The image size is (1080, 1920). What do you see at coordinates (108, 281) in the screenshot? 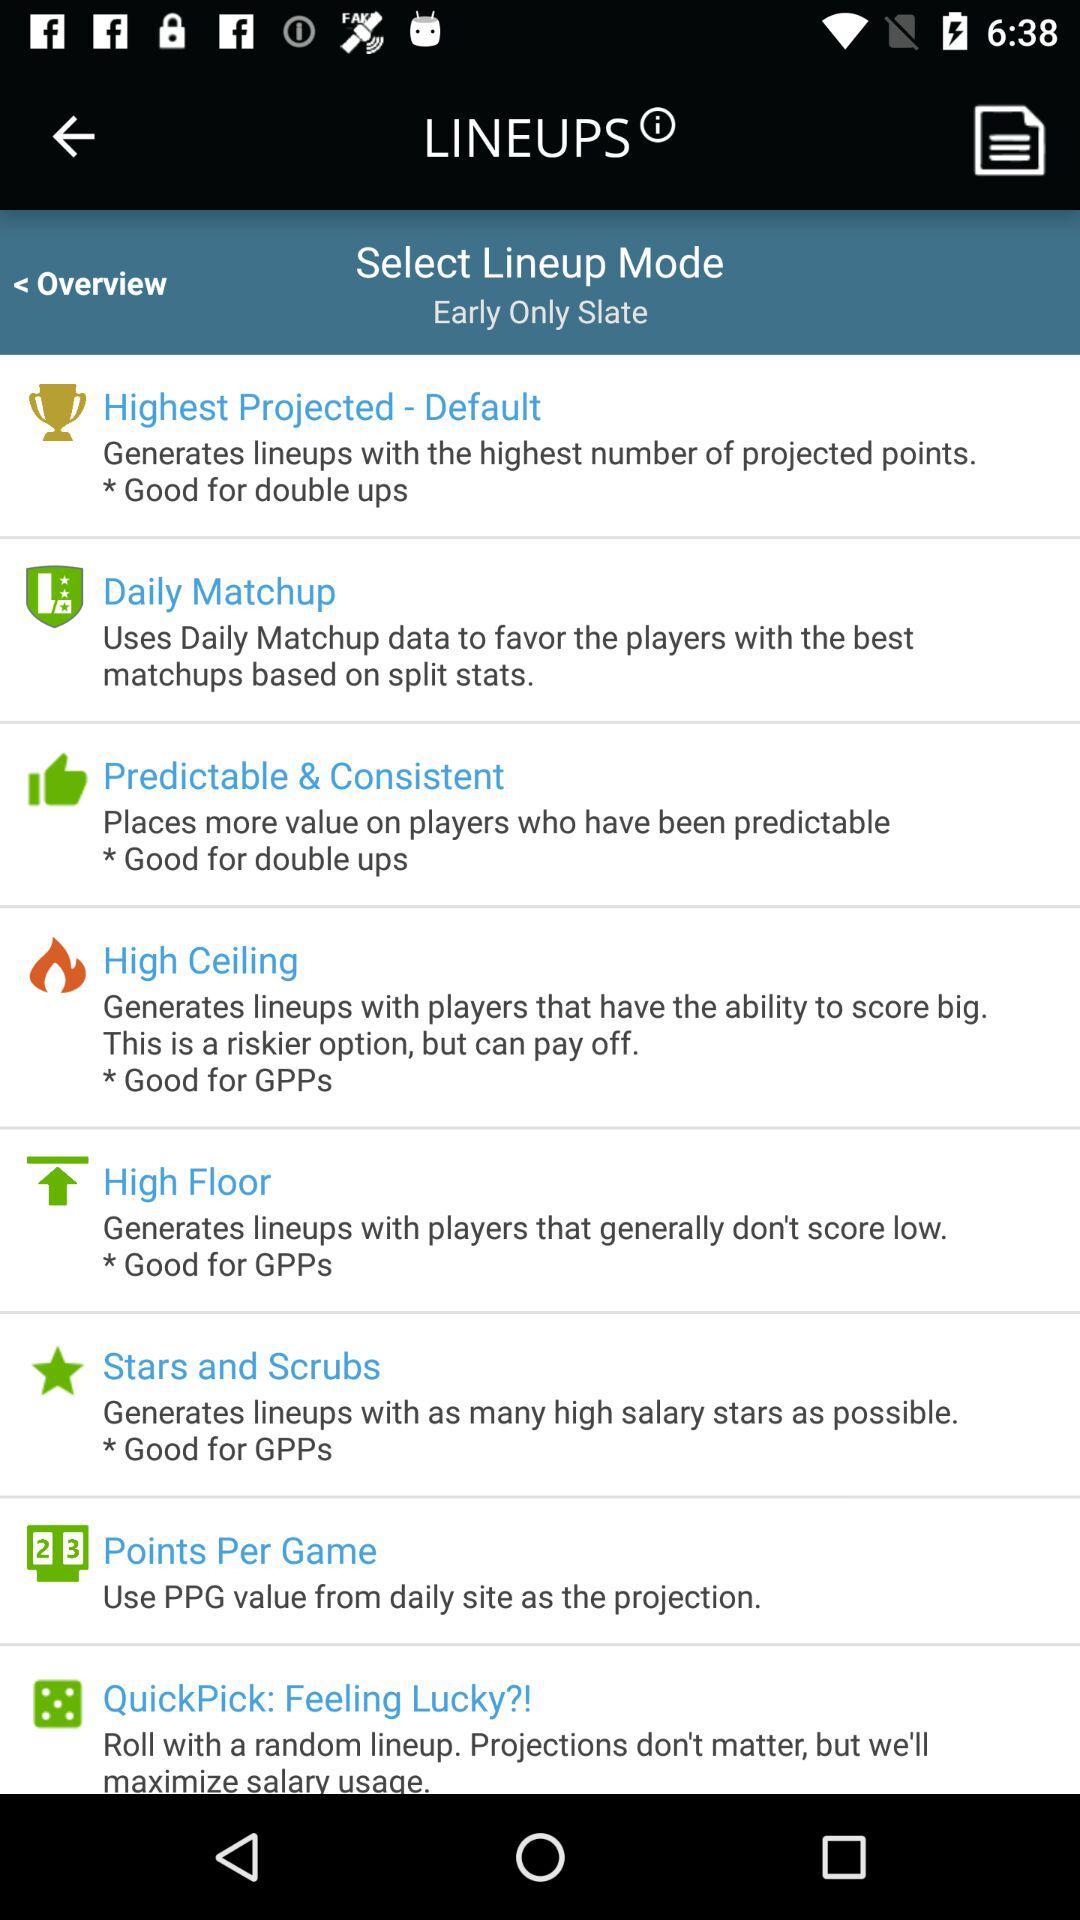
I see `the < overview icon` at bounding box center [108, 281].